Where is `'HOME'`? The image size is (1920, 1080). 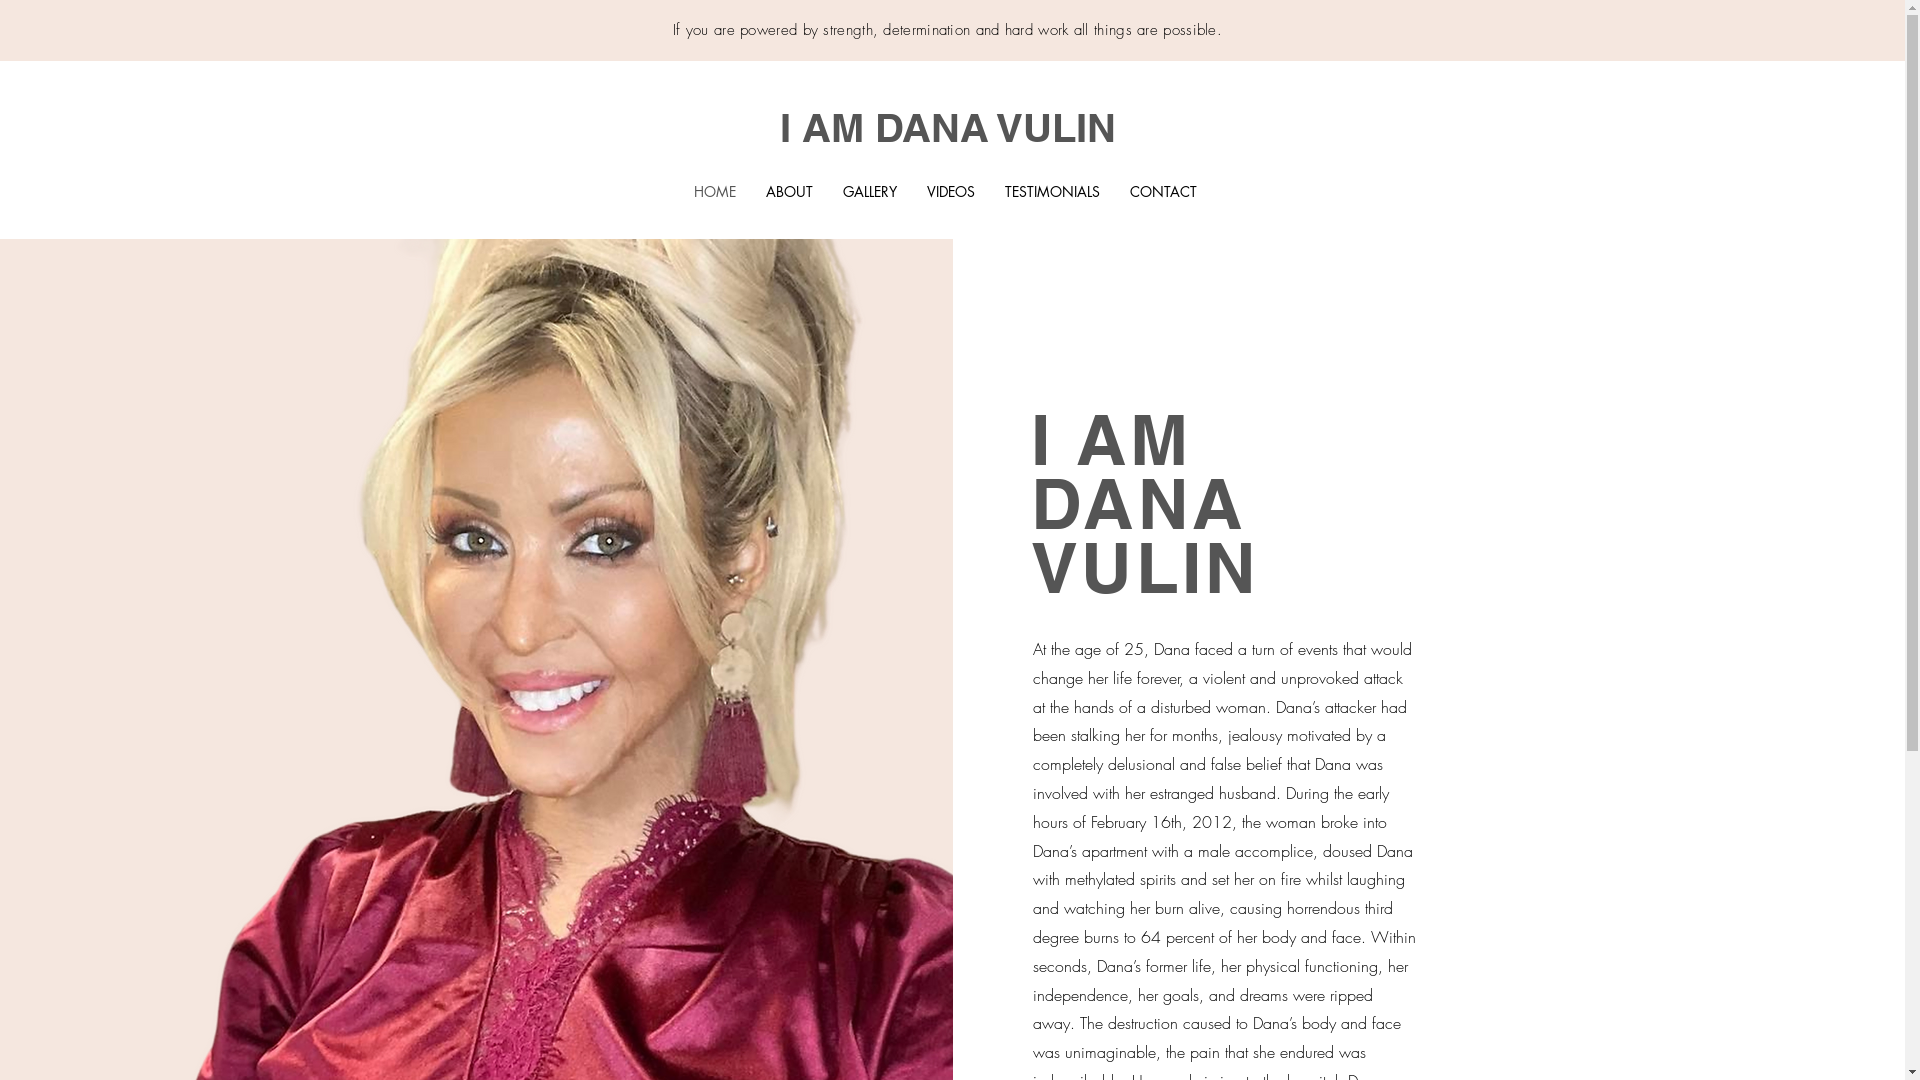 'HOME' is located at coordinates (715, 191).